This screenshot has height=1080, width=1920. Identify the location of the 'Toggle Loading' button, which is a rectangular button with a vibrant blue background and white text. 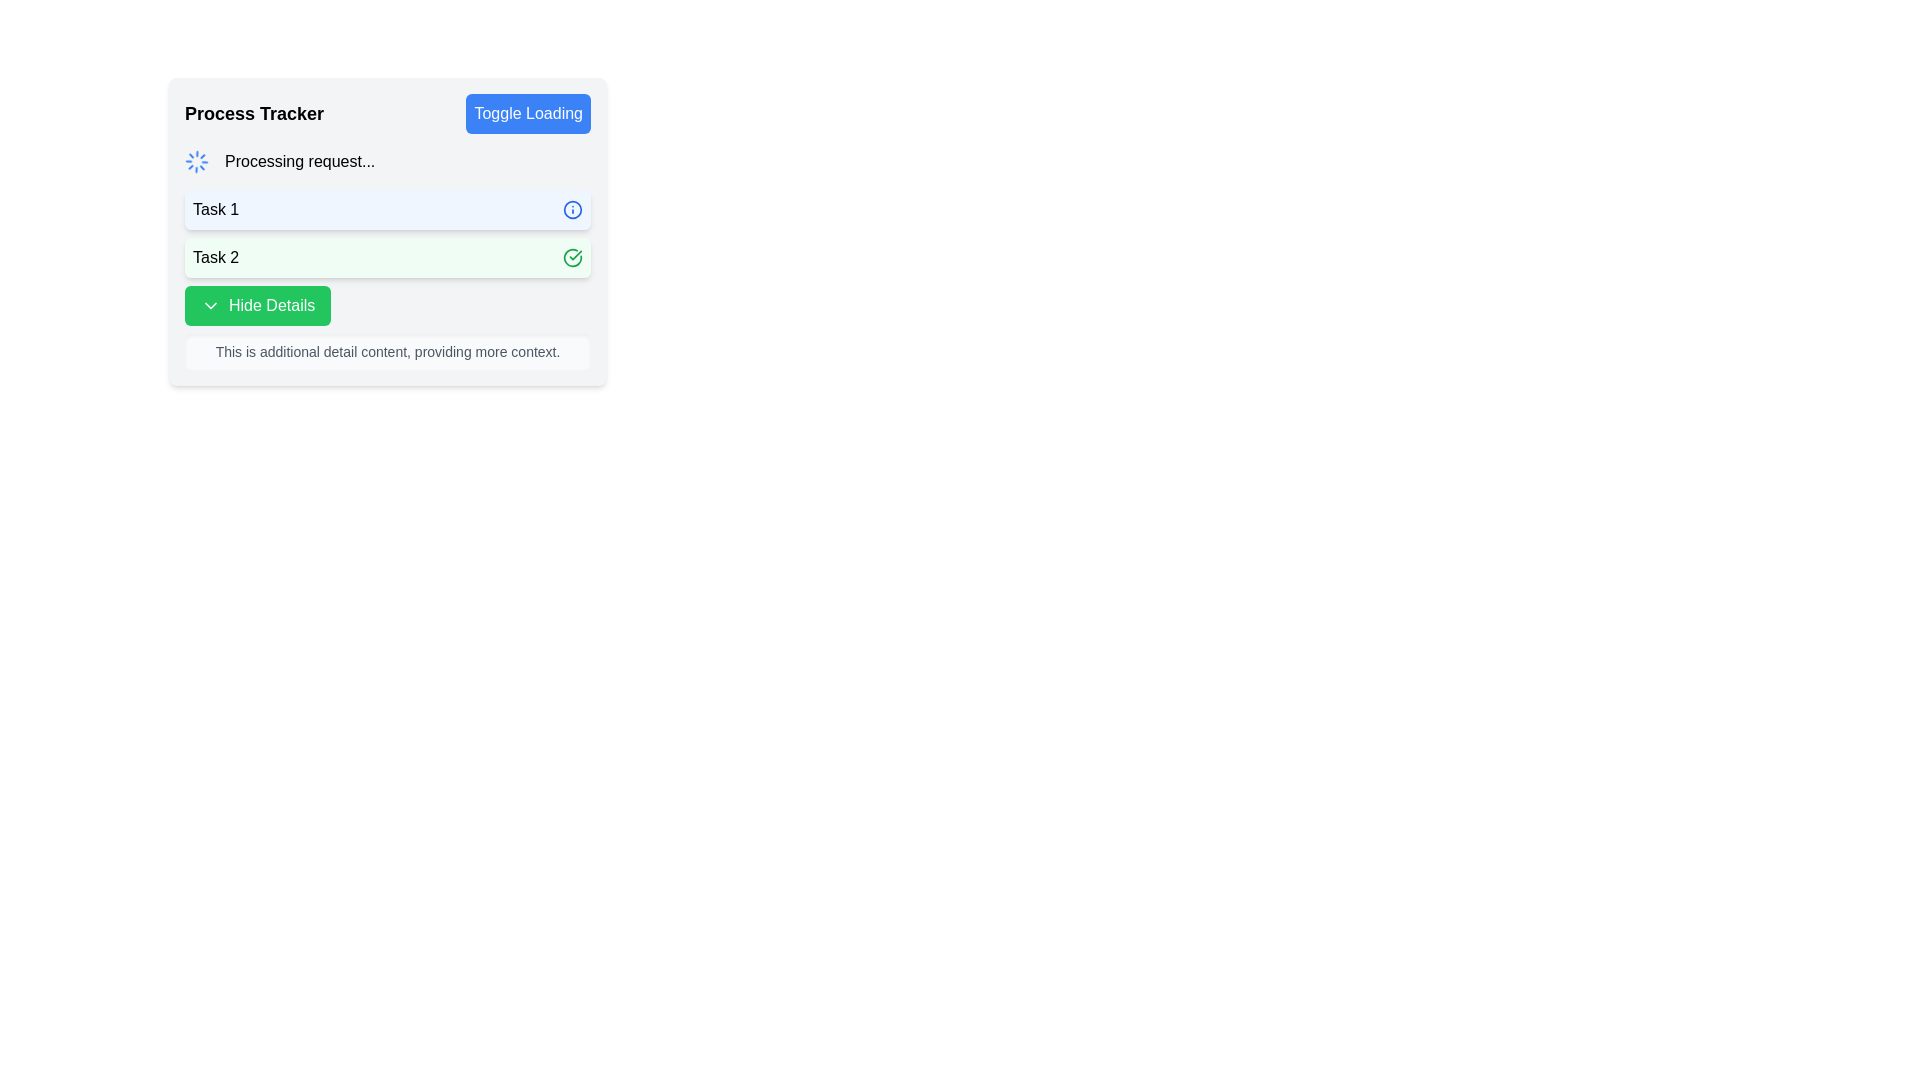
(528, 114).